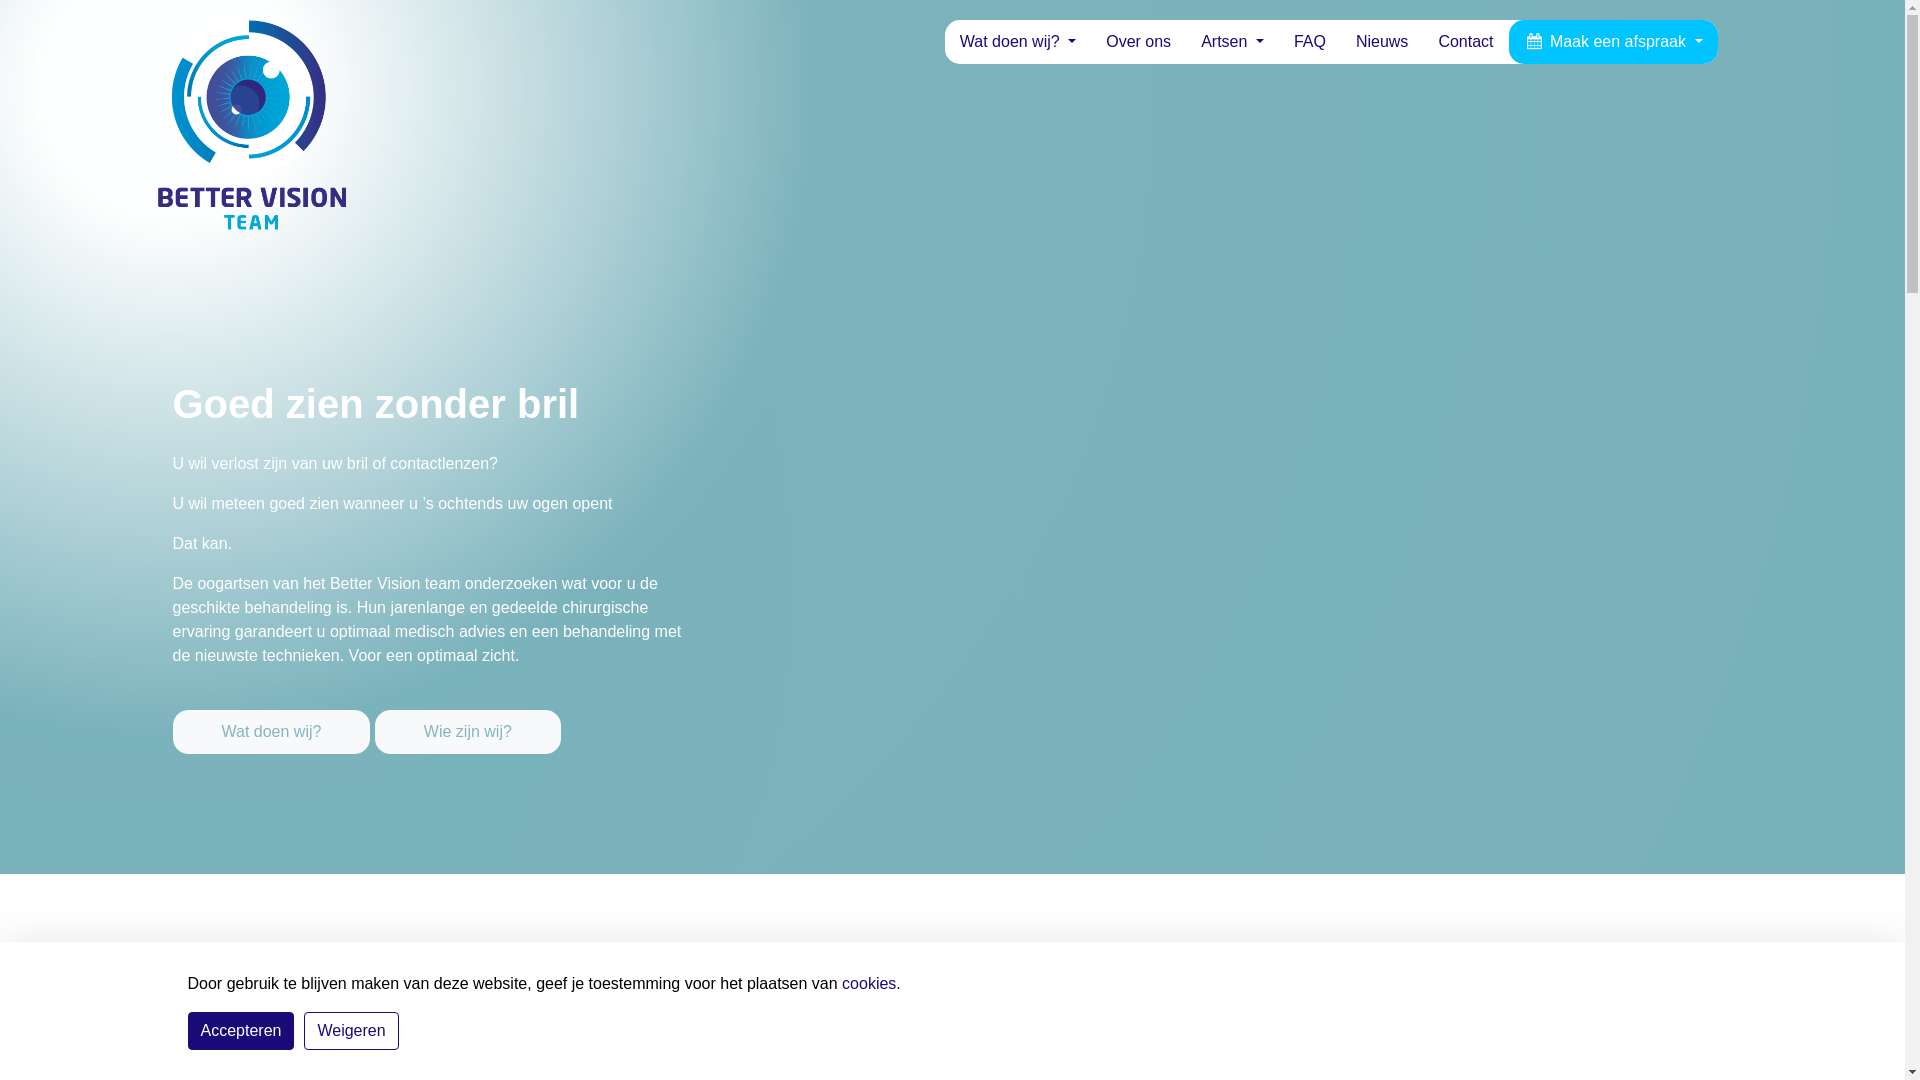 This screenshot has height=1080, width=1920. I want to click on 'Wat doen wij?', so click(269, 732).